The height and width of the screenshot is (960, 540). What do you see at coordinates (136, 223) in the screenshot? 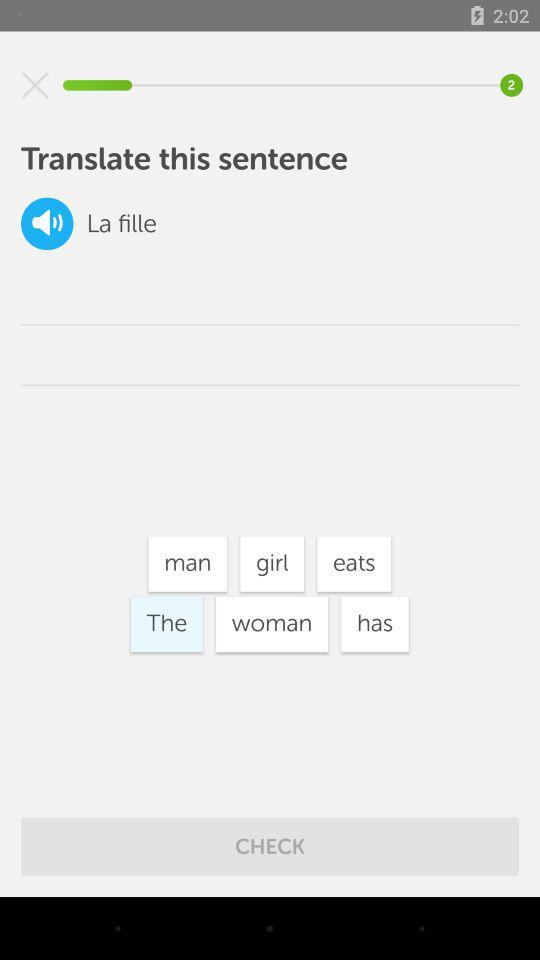
I see `fille` at bounding box center [136, 223].